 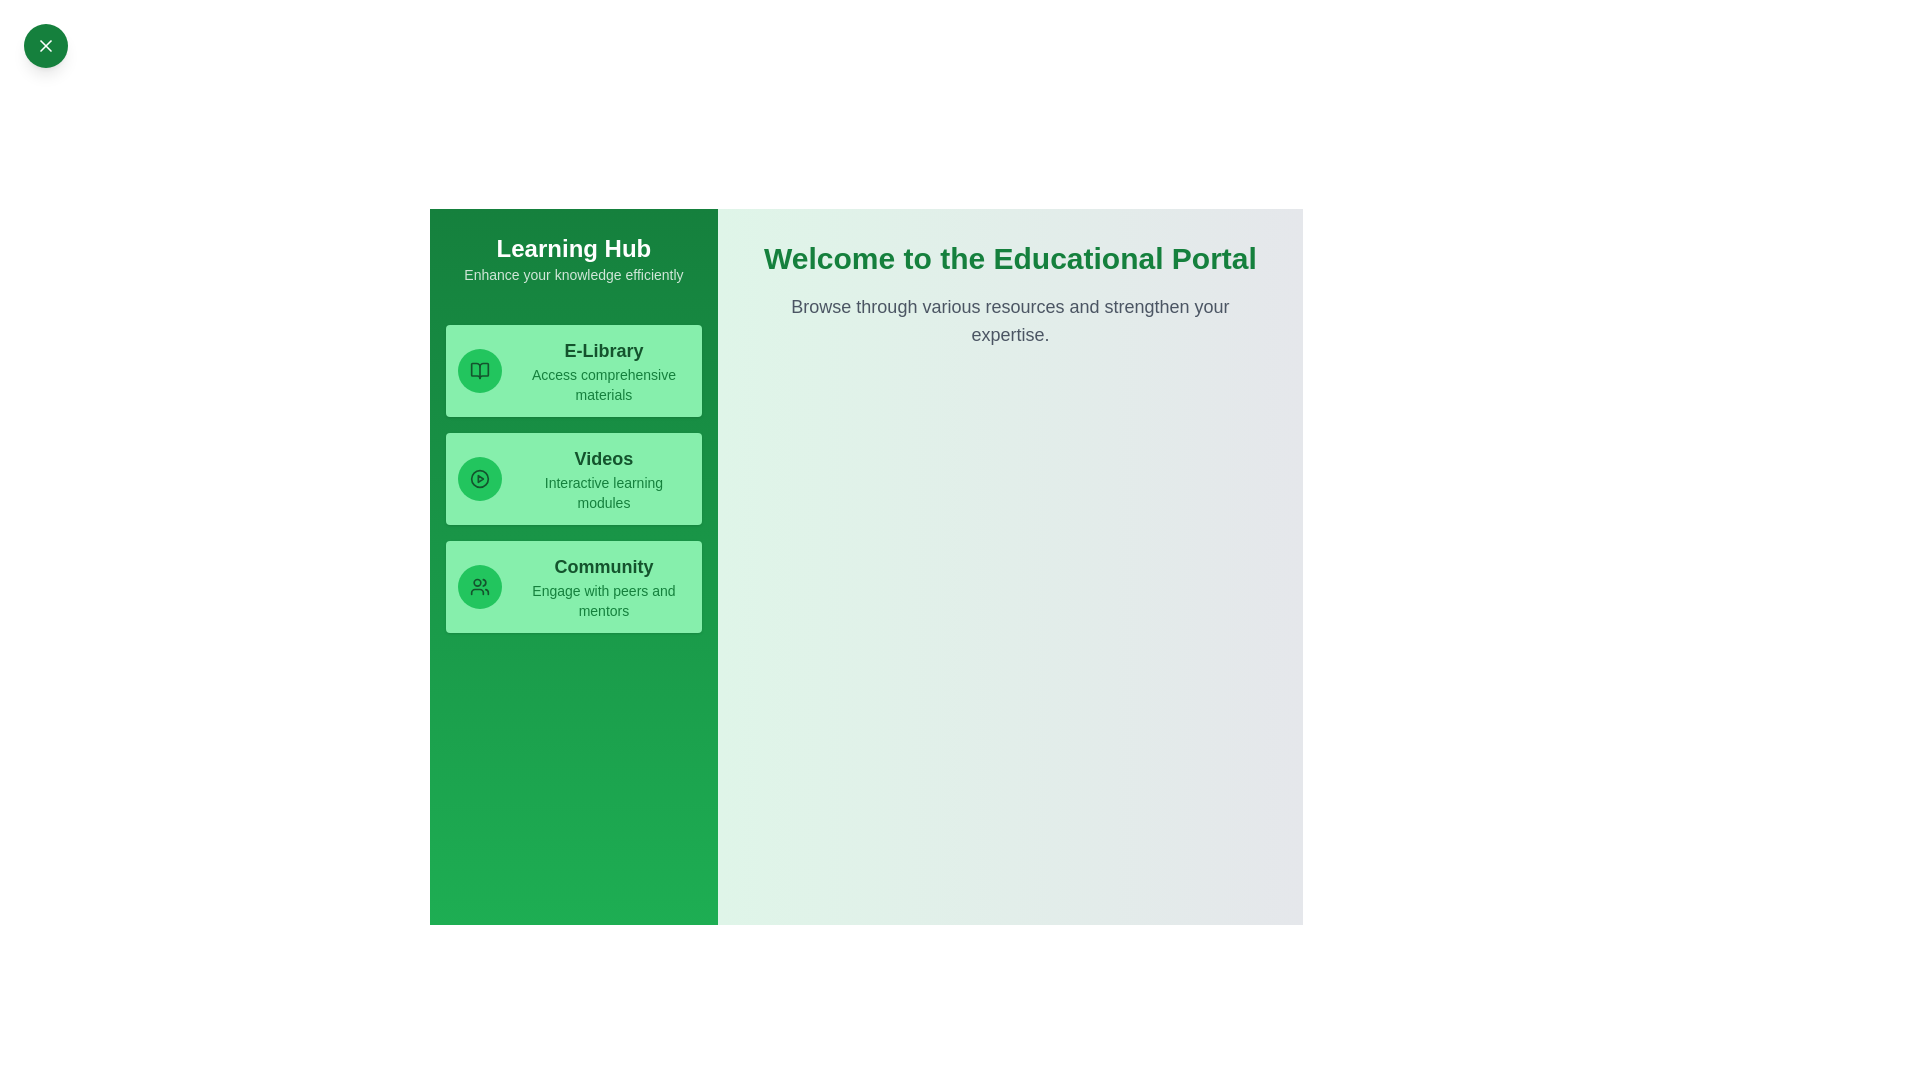 What do you see at coordinates (453, 231) in the screenshot?
I see `the header text and description in the EducationalDrawer component` at bounding box center [453, 231].